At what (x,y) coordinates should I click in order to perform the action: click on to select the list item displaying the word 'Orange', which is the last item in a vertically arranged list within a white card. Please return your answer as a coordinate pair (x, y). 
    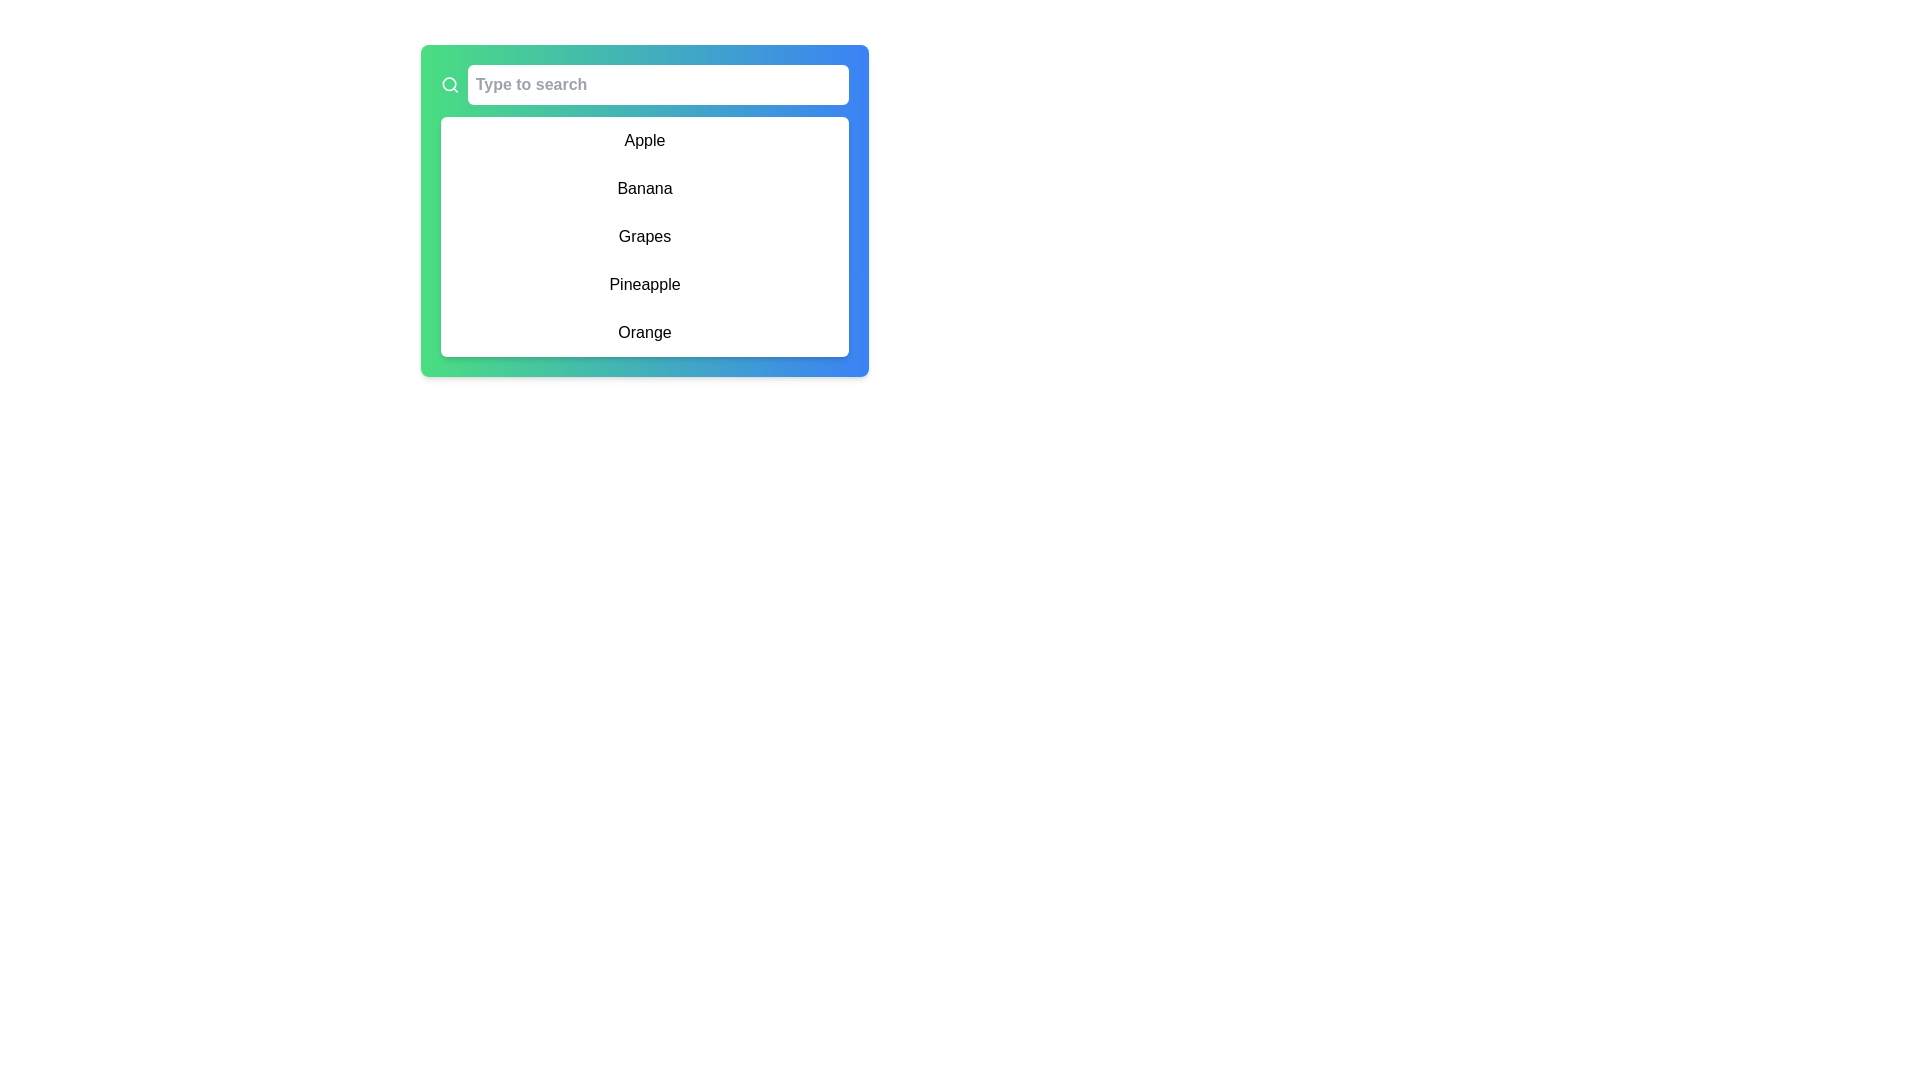
    Looking at the image, I should click on (644, 331).